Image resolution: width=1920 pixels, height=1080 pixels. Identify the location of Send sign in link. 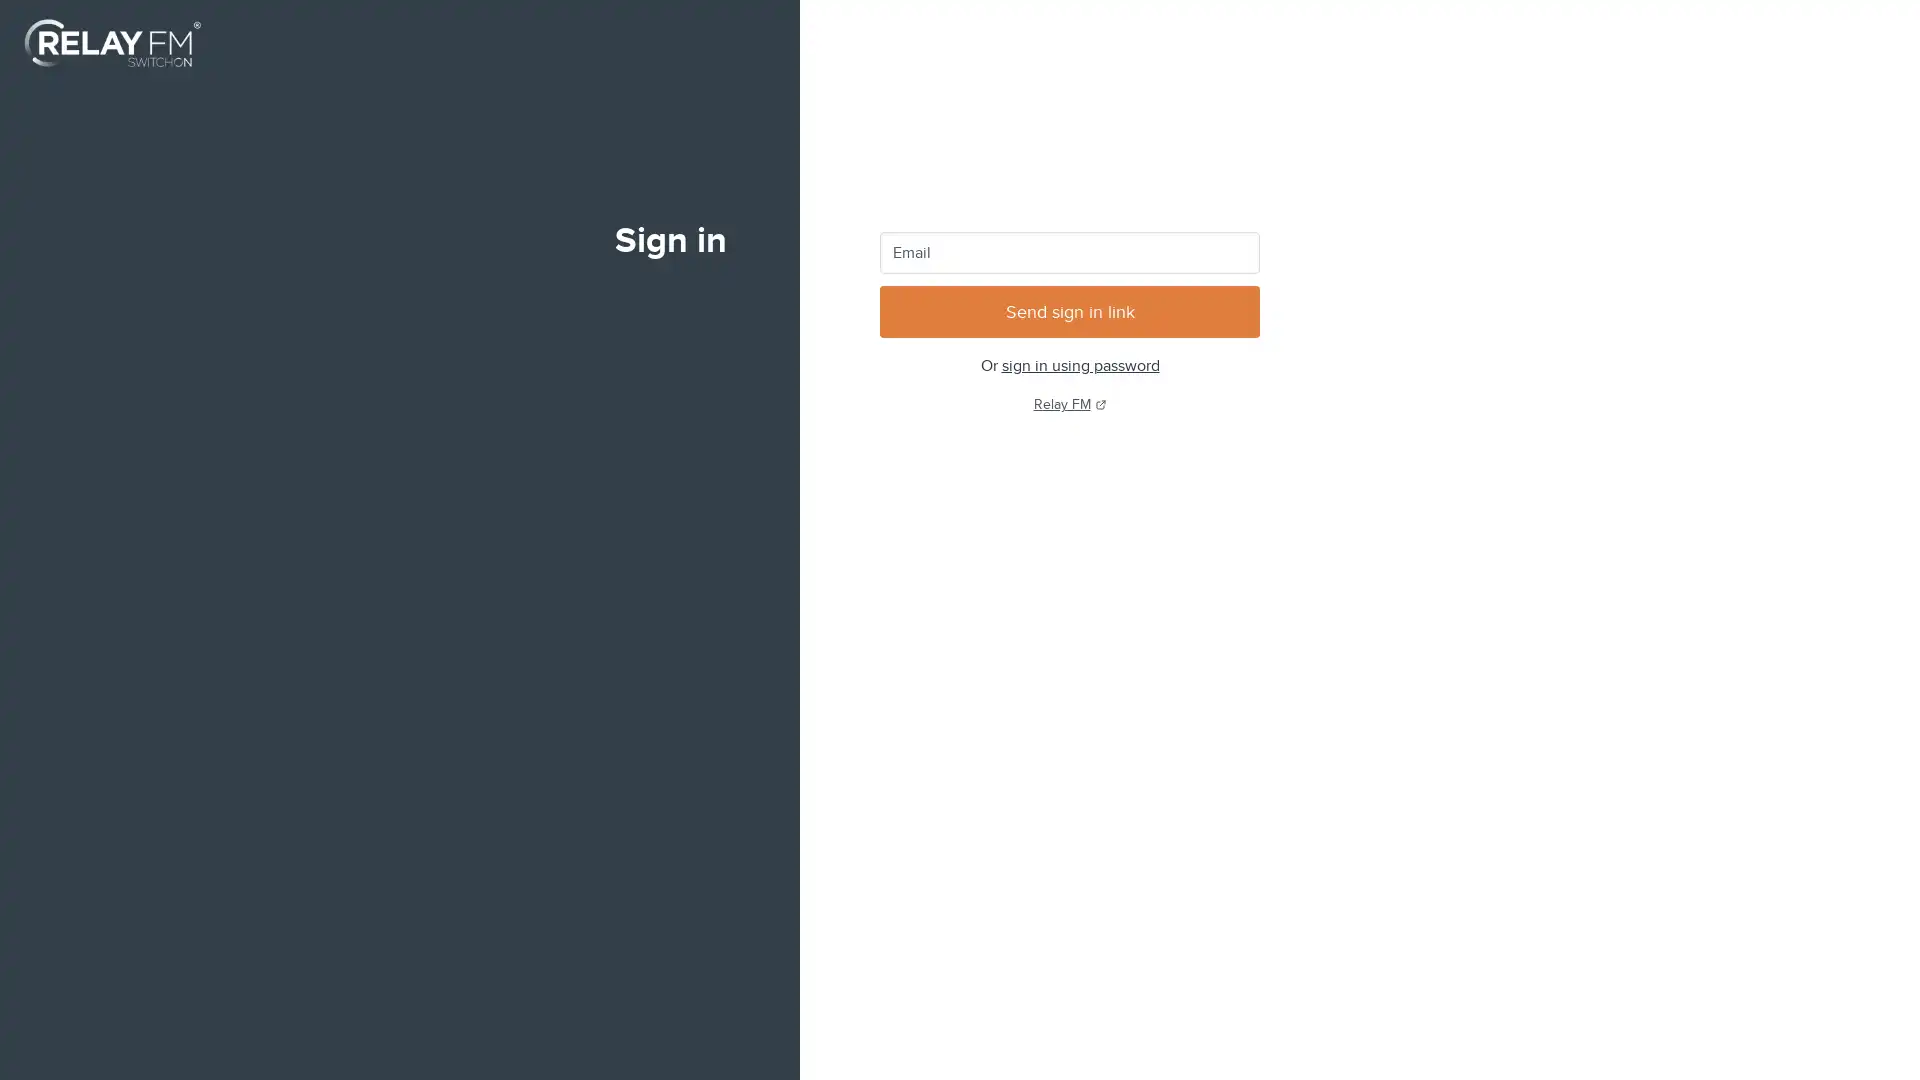
(1069, 312).